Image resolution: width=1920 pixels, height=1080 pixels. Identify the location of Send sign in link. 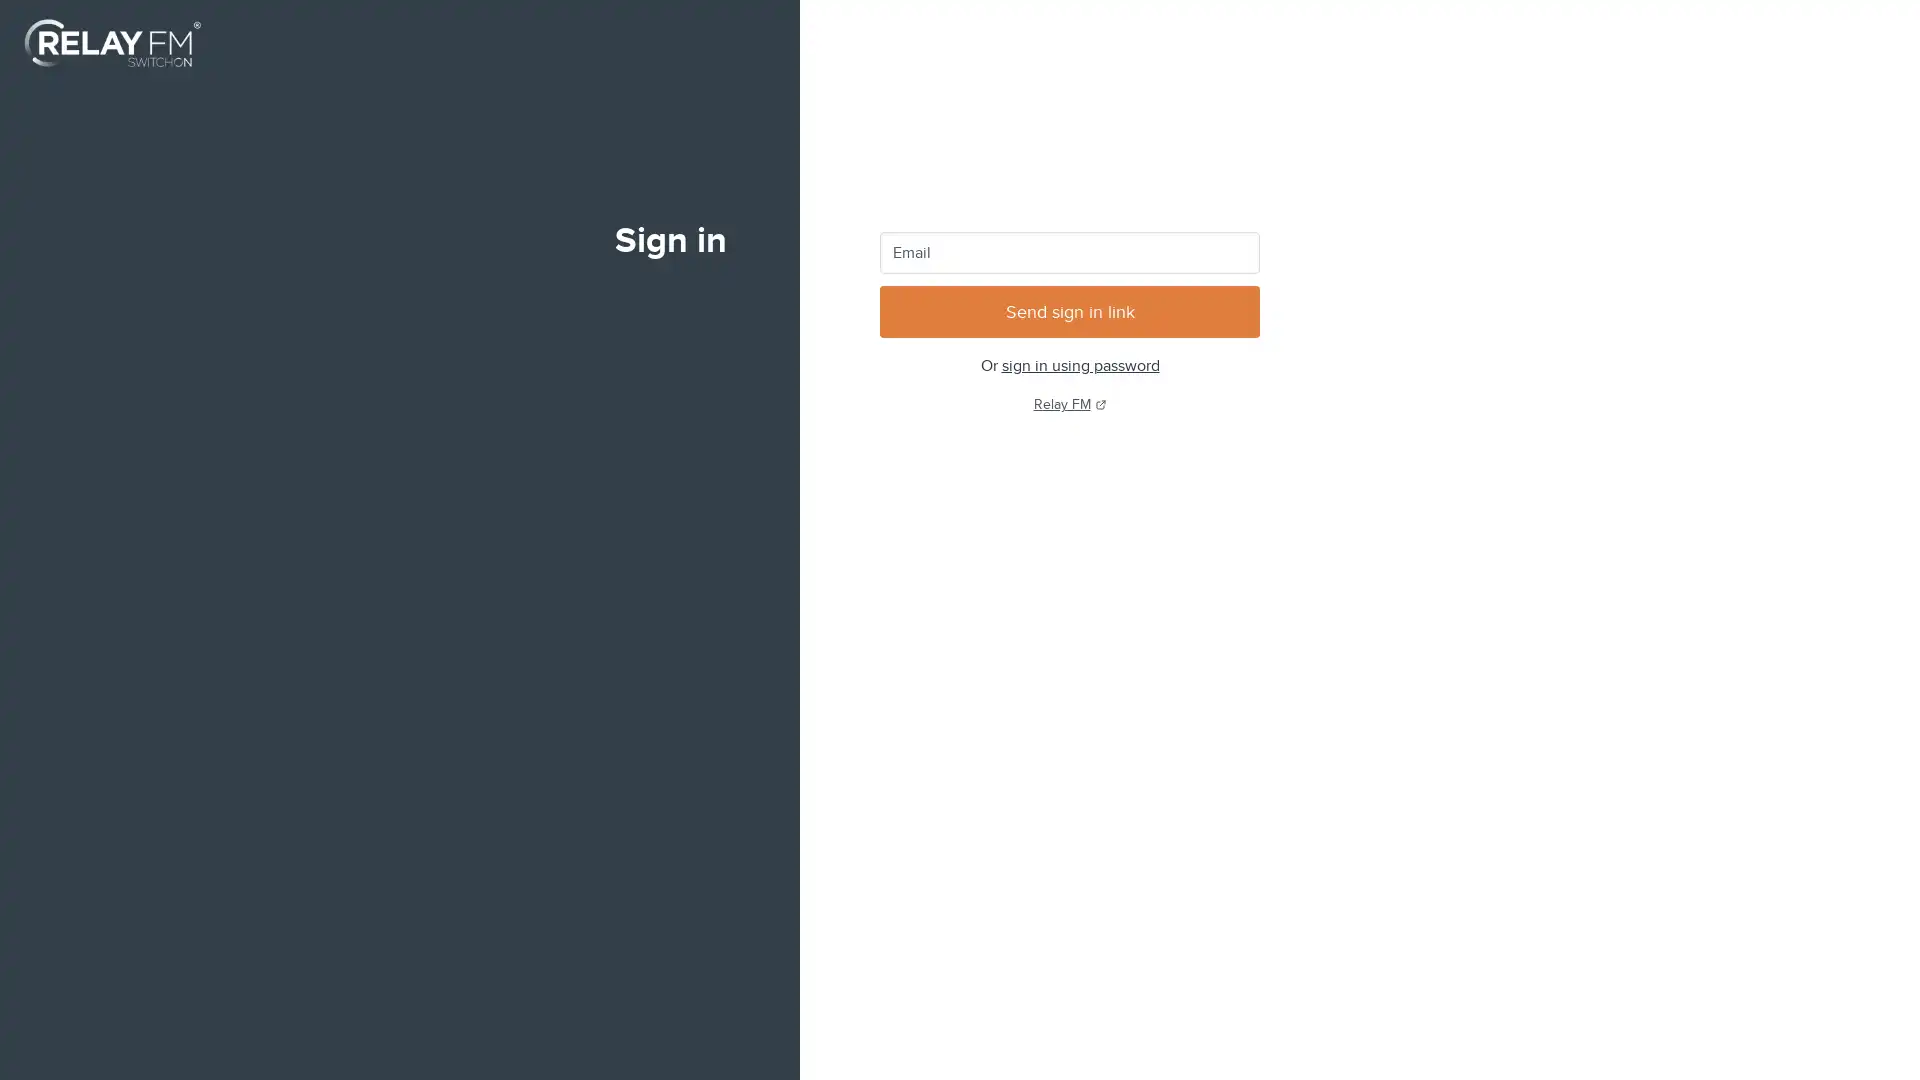
(1069, 312).